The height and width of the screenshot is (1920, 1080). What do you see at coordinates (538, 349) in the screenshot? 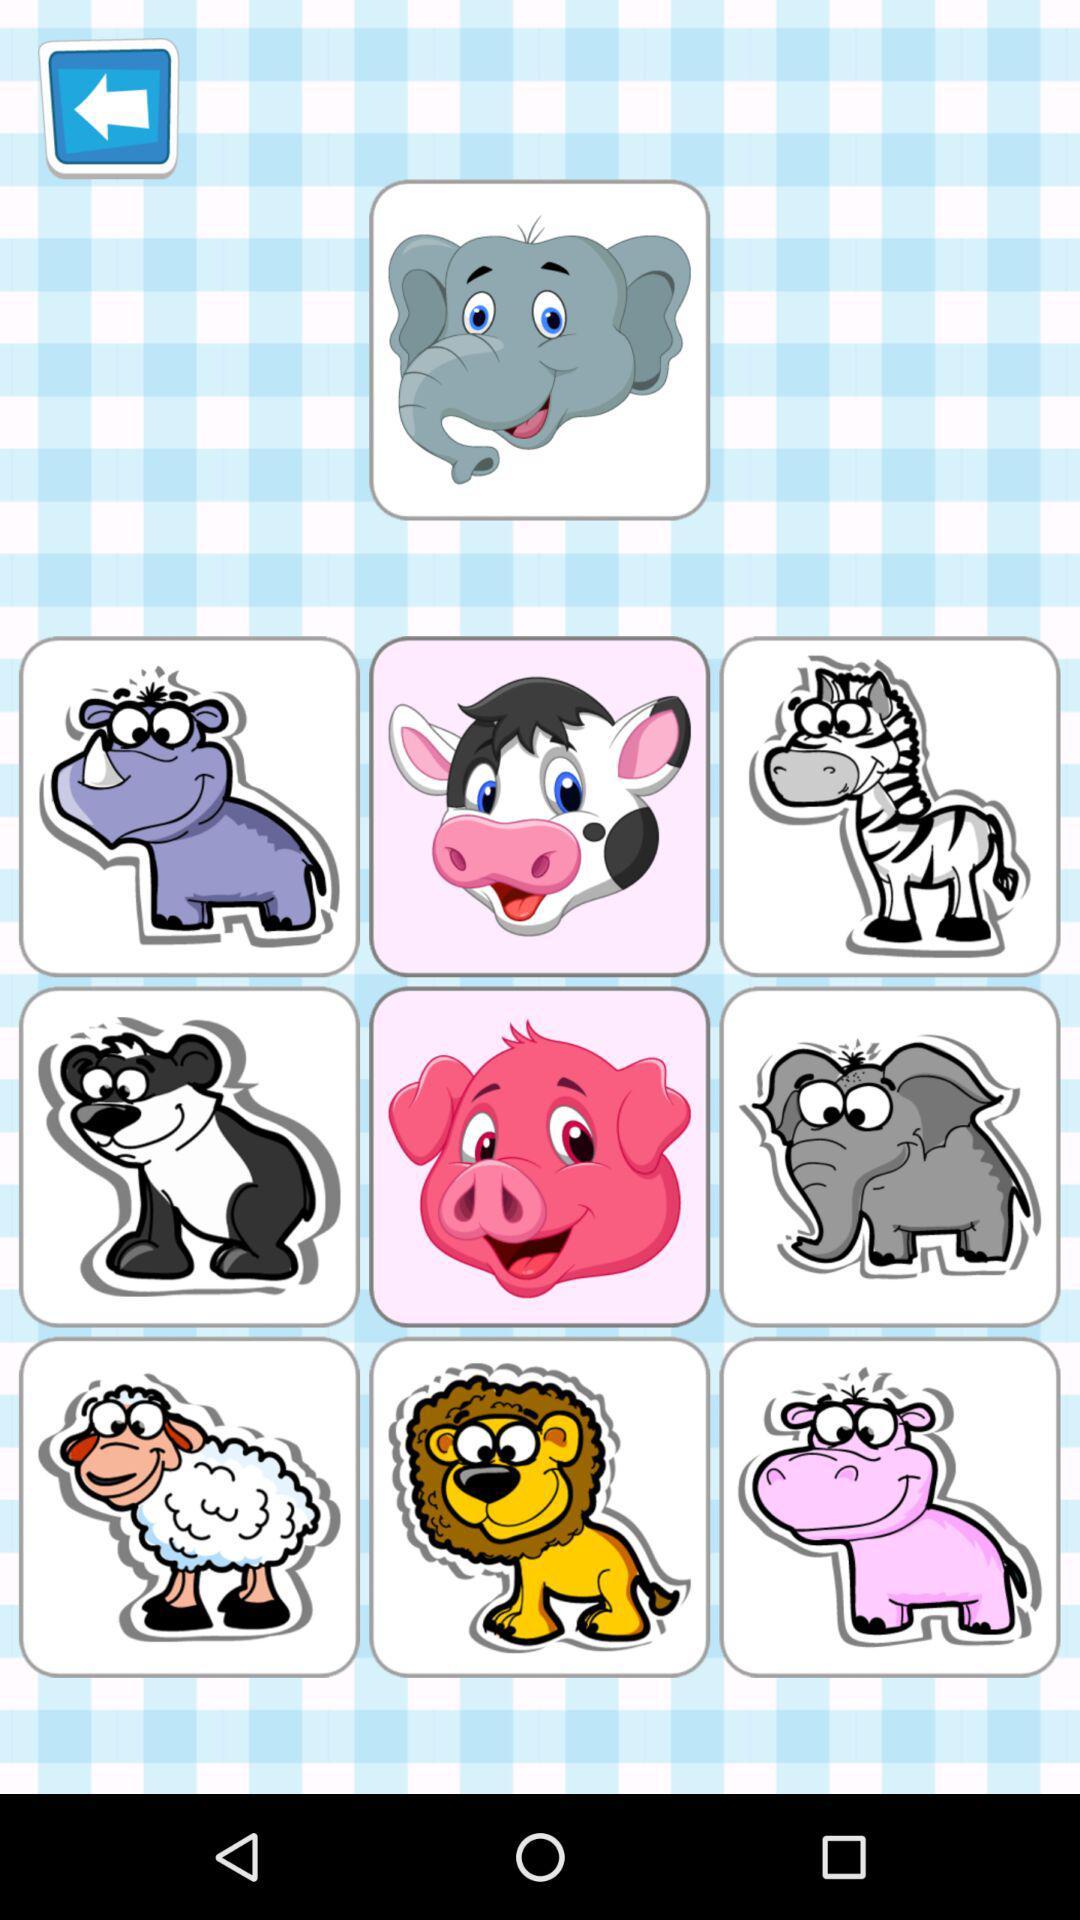
I see `landslip` at bounding box center [538, 349].